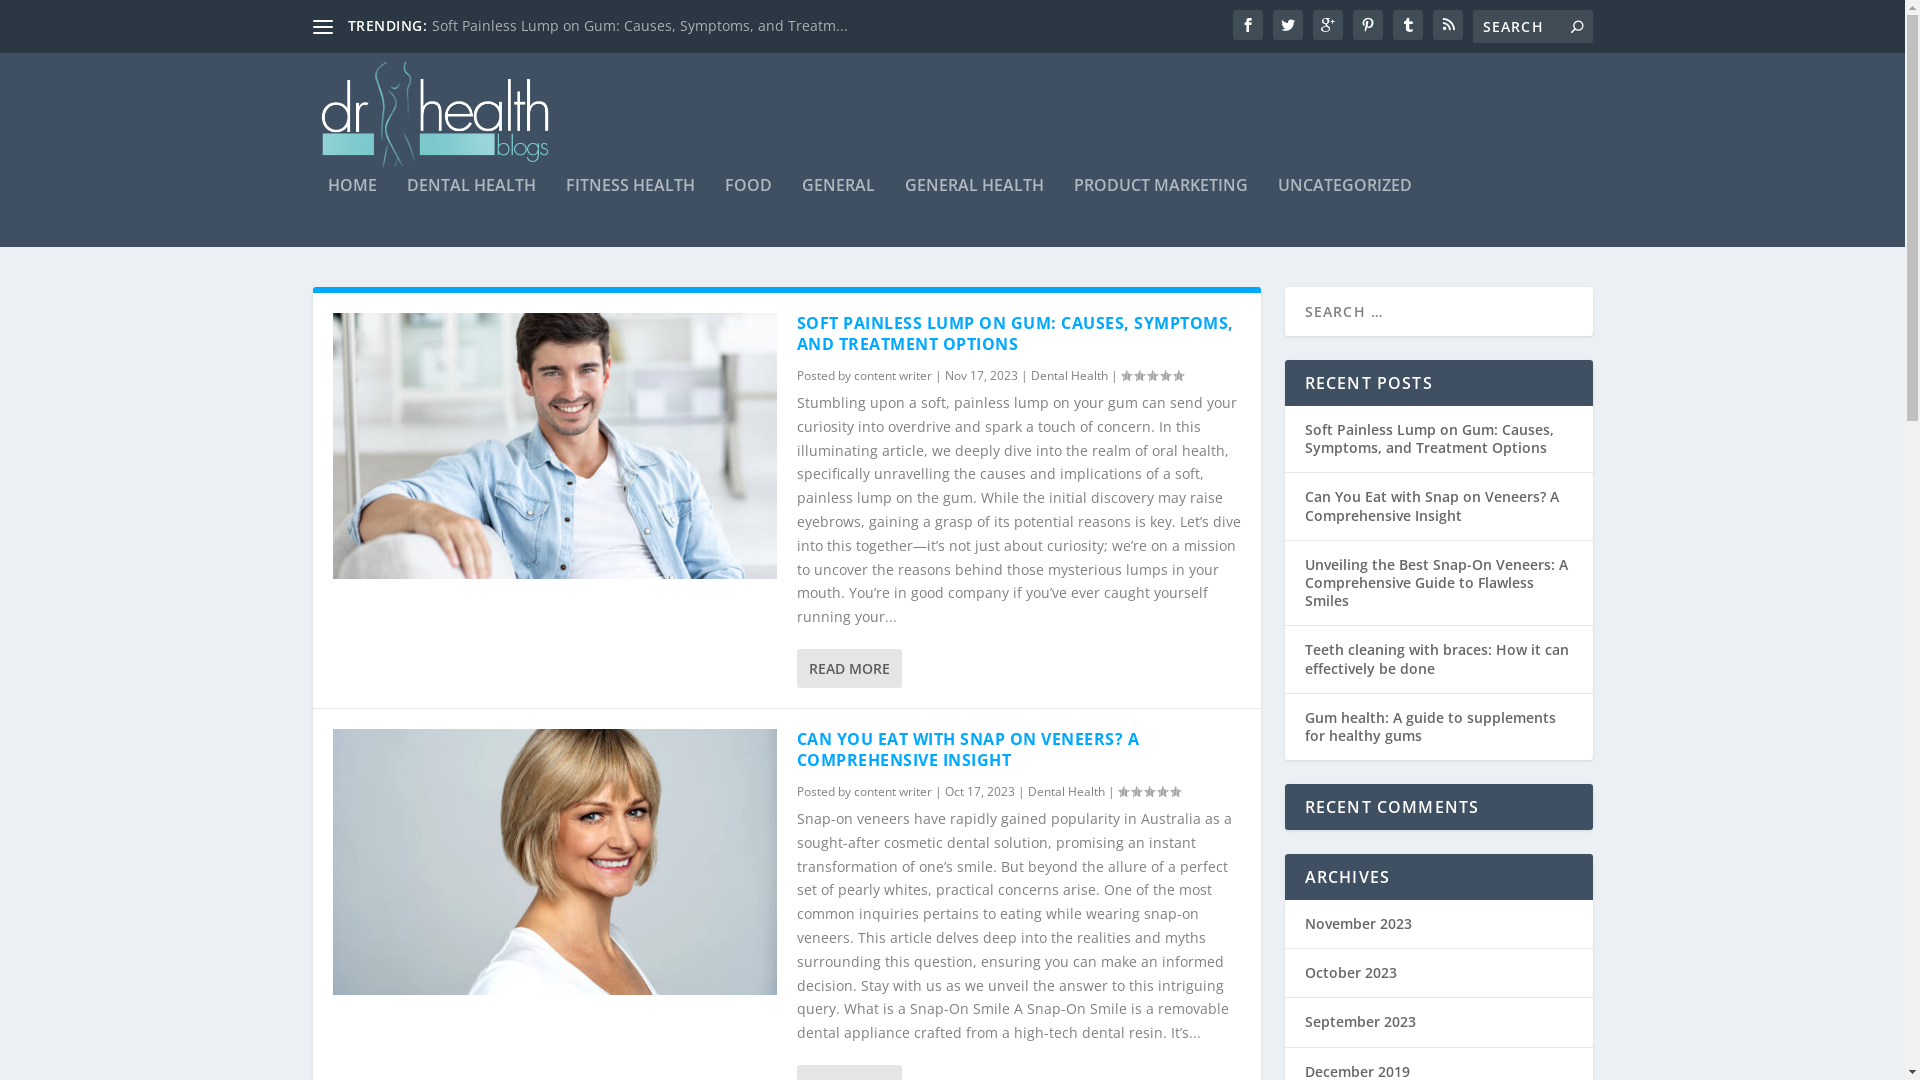 The image size is (1920, 1080). Describe the element at coordinates (1472, 26) in the screenshot. I see `'Search for:'` at that location.